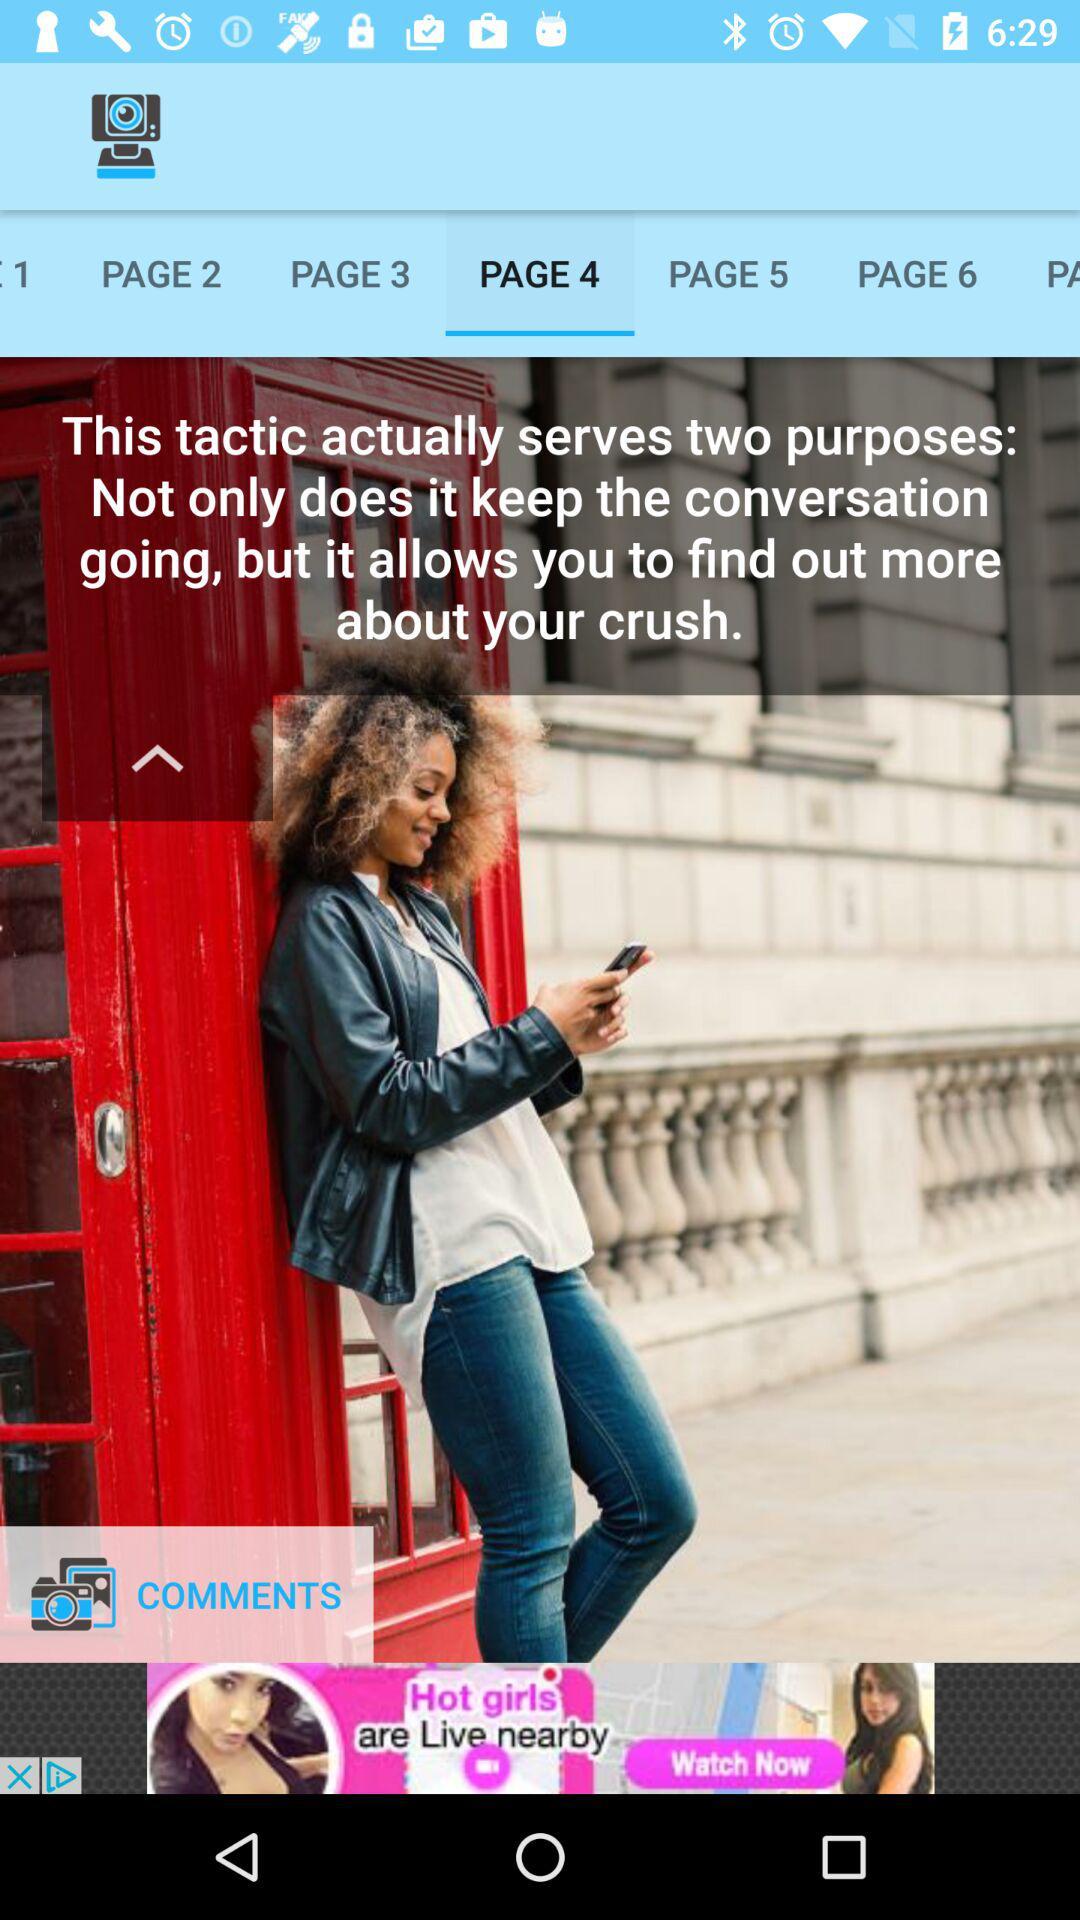 The height and width of the screenshot is (1920, 1080). What do you see at coordinates (156, 757) in the screenshot?
I see `up arrow` at bounding box center [156, 757].